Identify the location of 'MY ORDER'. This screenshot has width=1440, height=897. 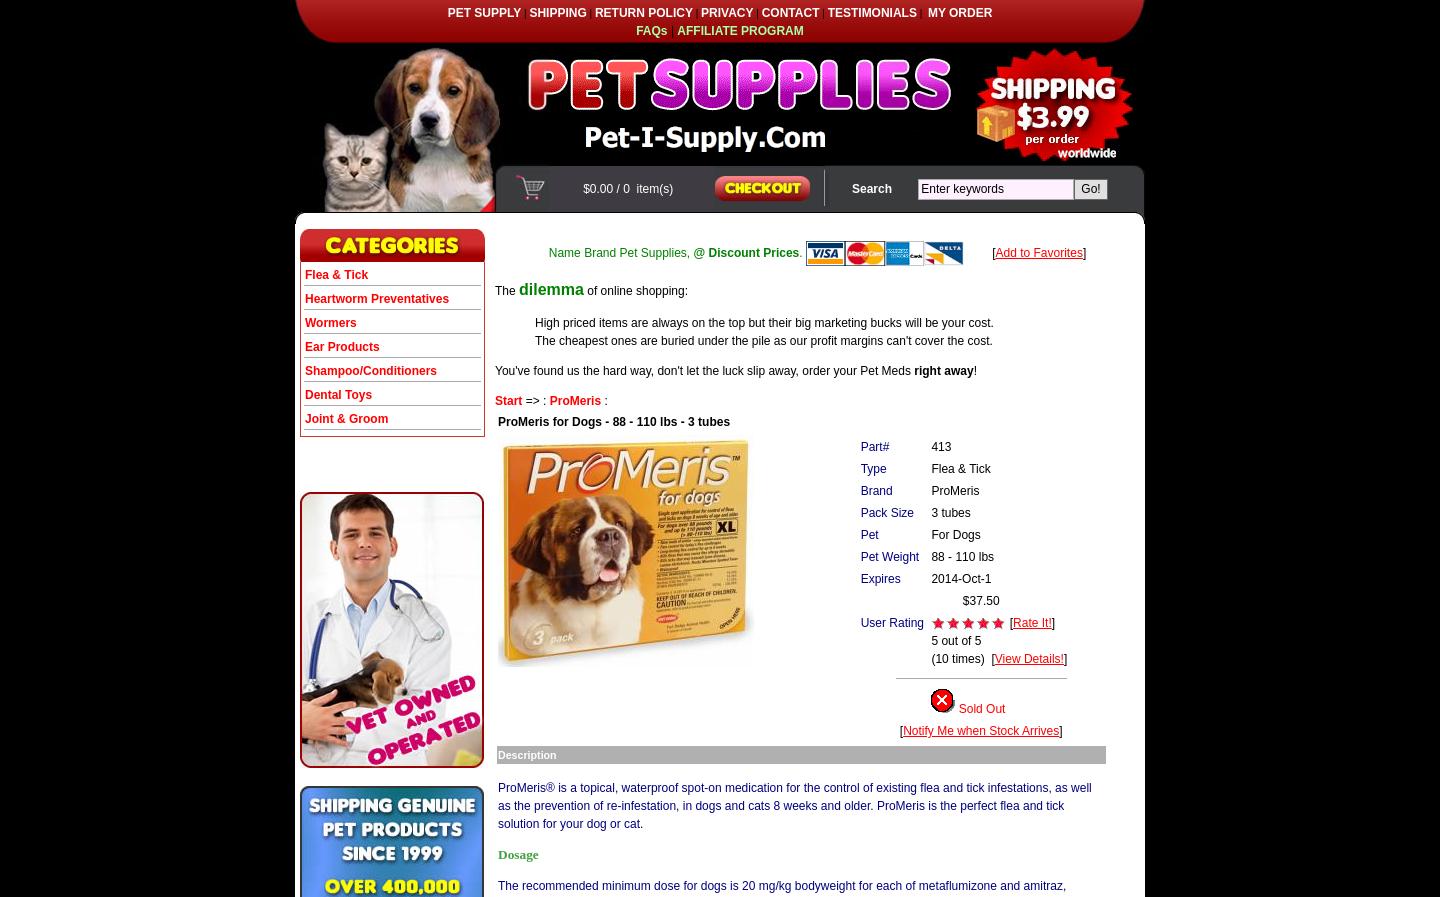
(927, 11).